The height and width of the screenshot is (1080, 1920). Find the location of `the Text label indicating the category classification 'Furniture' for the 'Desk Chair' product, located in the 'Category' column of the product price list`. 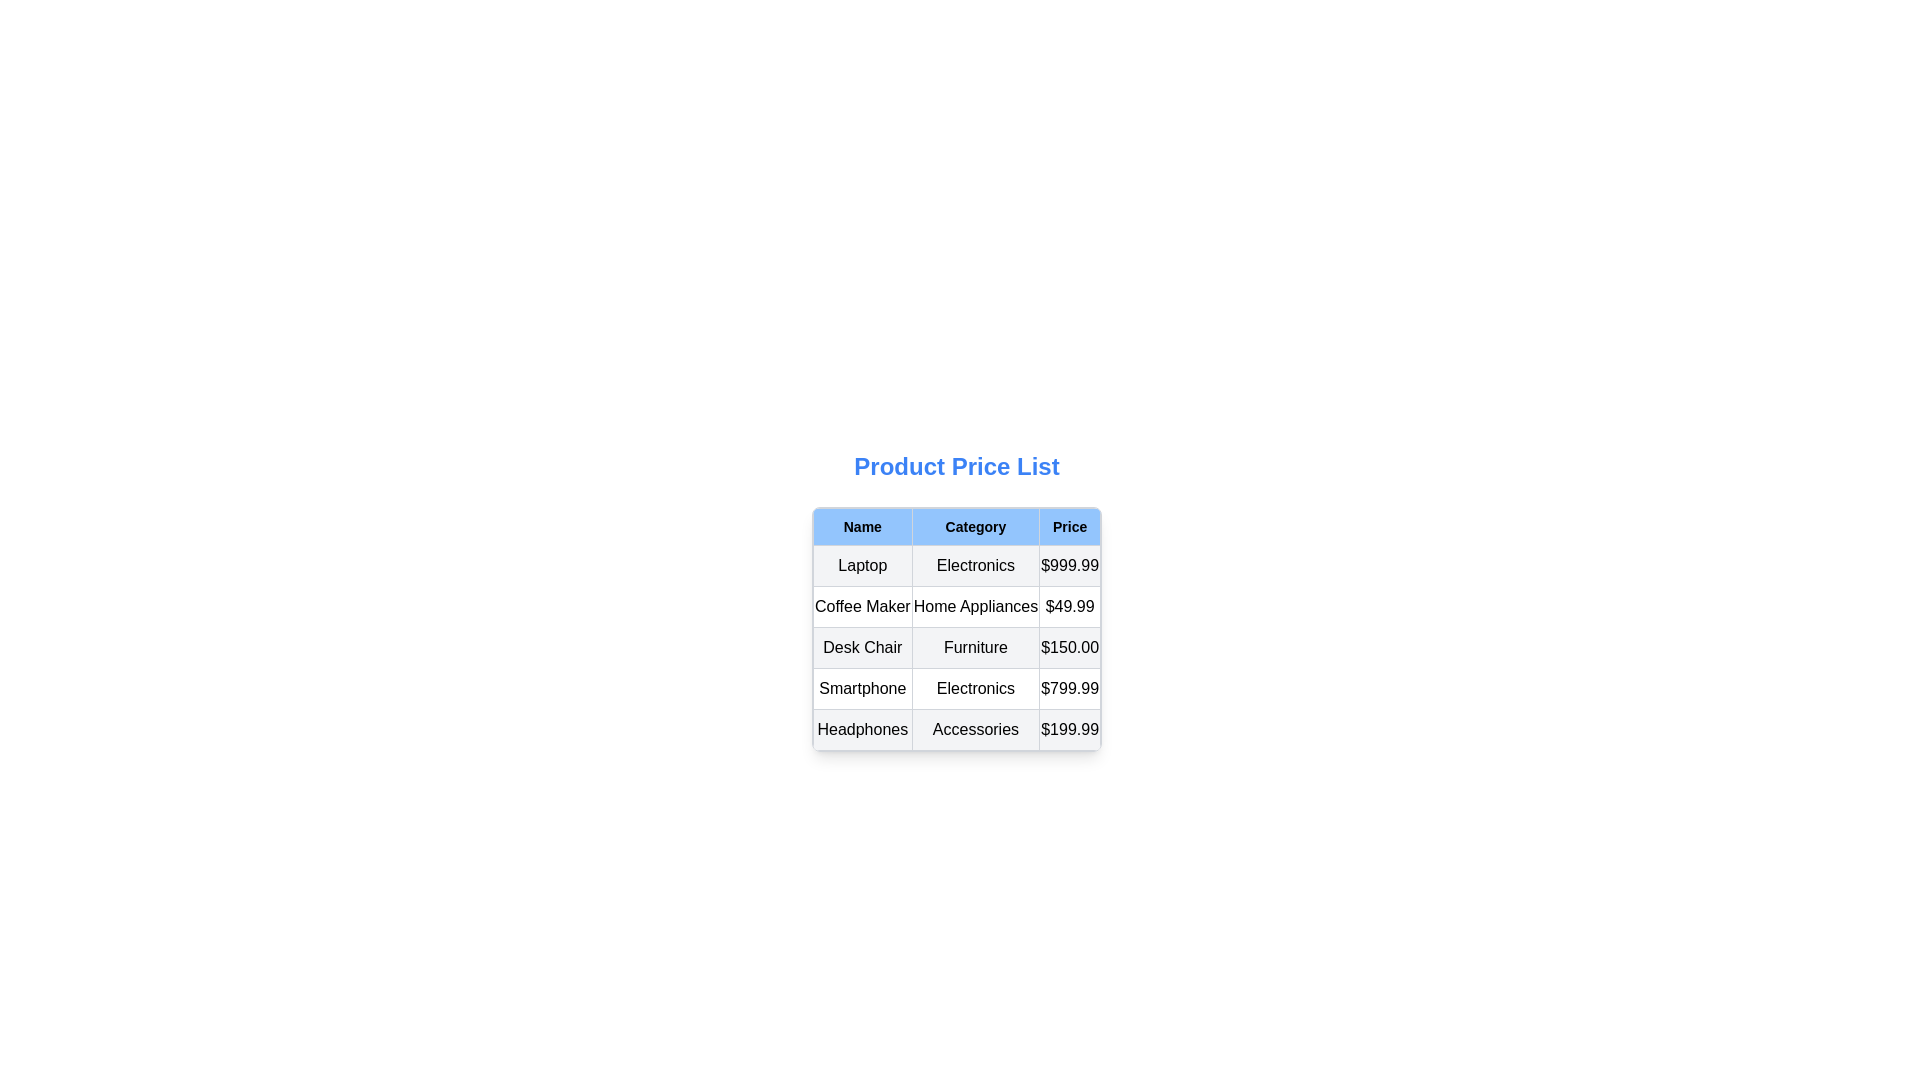

the Text label indicating the category classification 'Furniture' for the 'Desk Chair' product, located in the 'Category' column of the product price list is located at coordinates (975, 648).